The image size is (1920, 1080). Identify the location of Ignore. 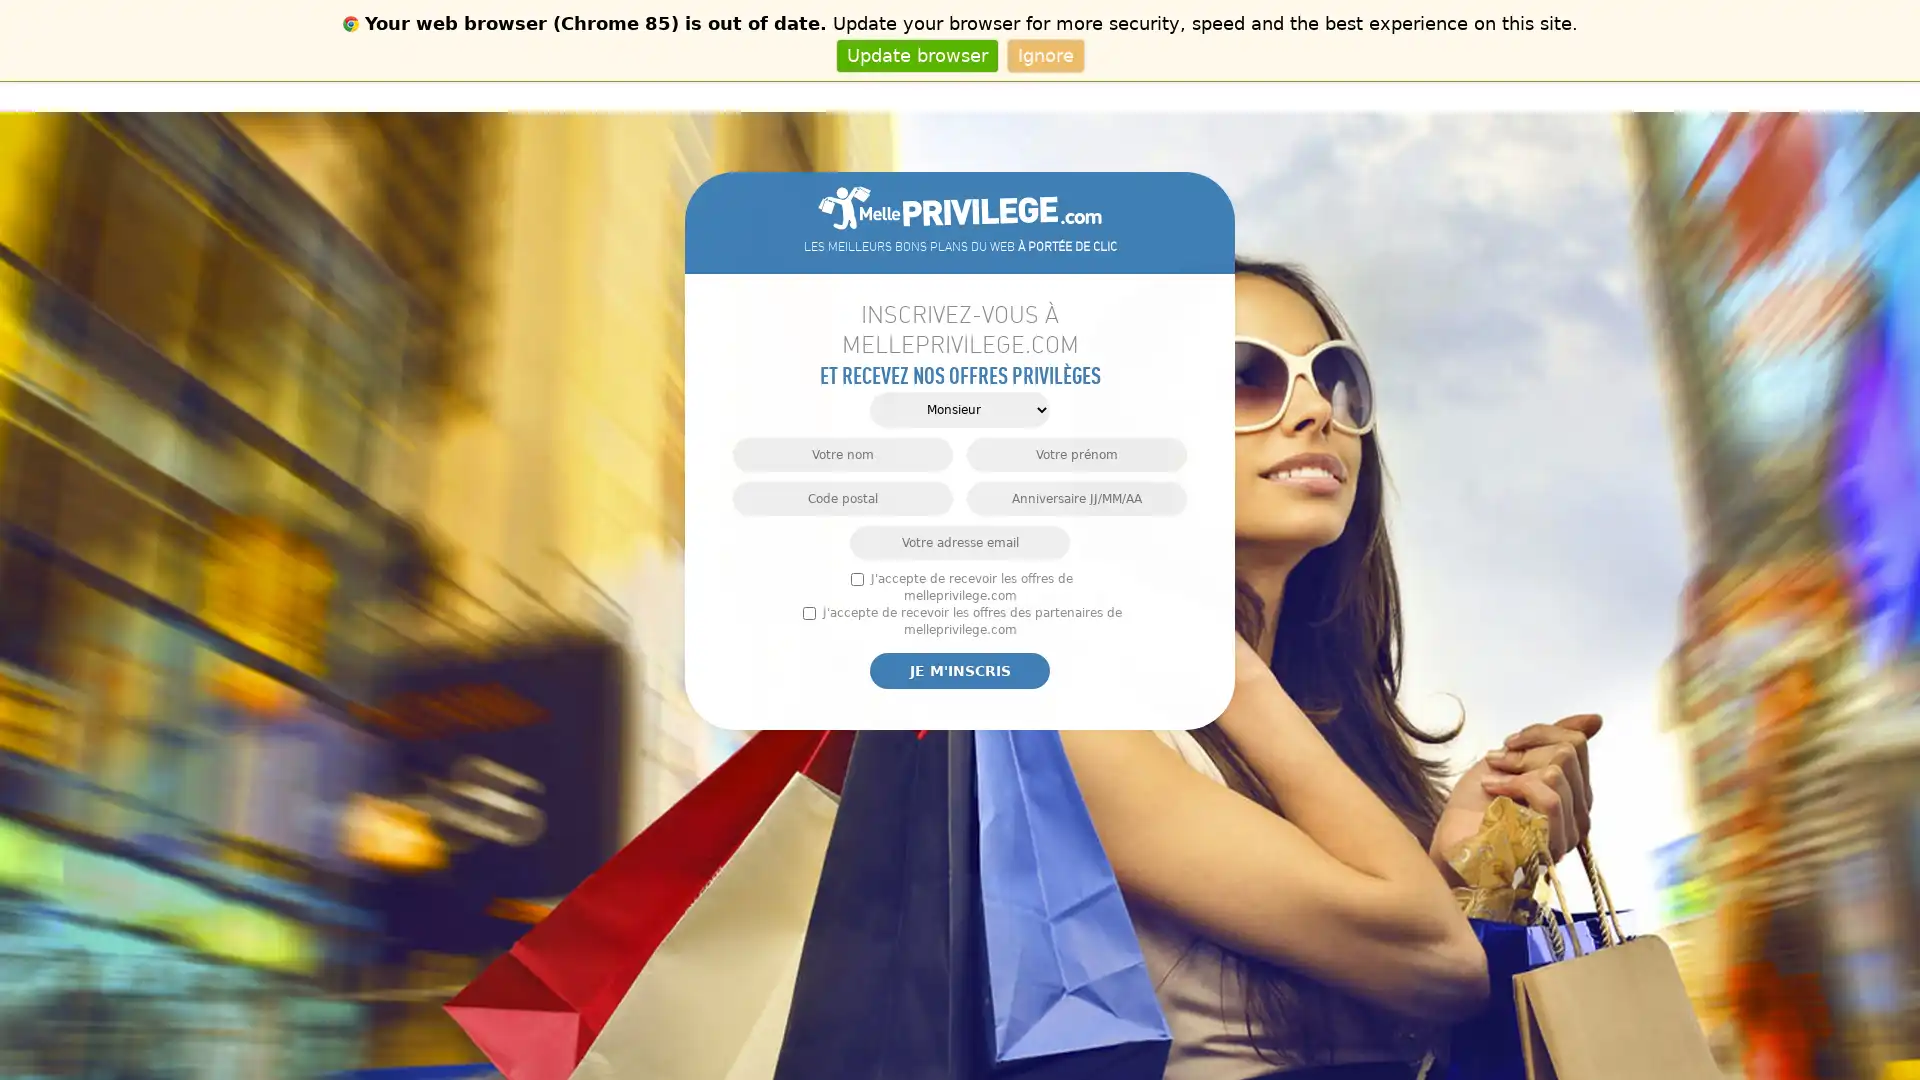
(1044, 54).